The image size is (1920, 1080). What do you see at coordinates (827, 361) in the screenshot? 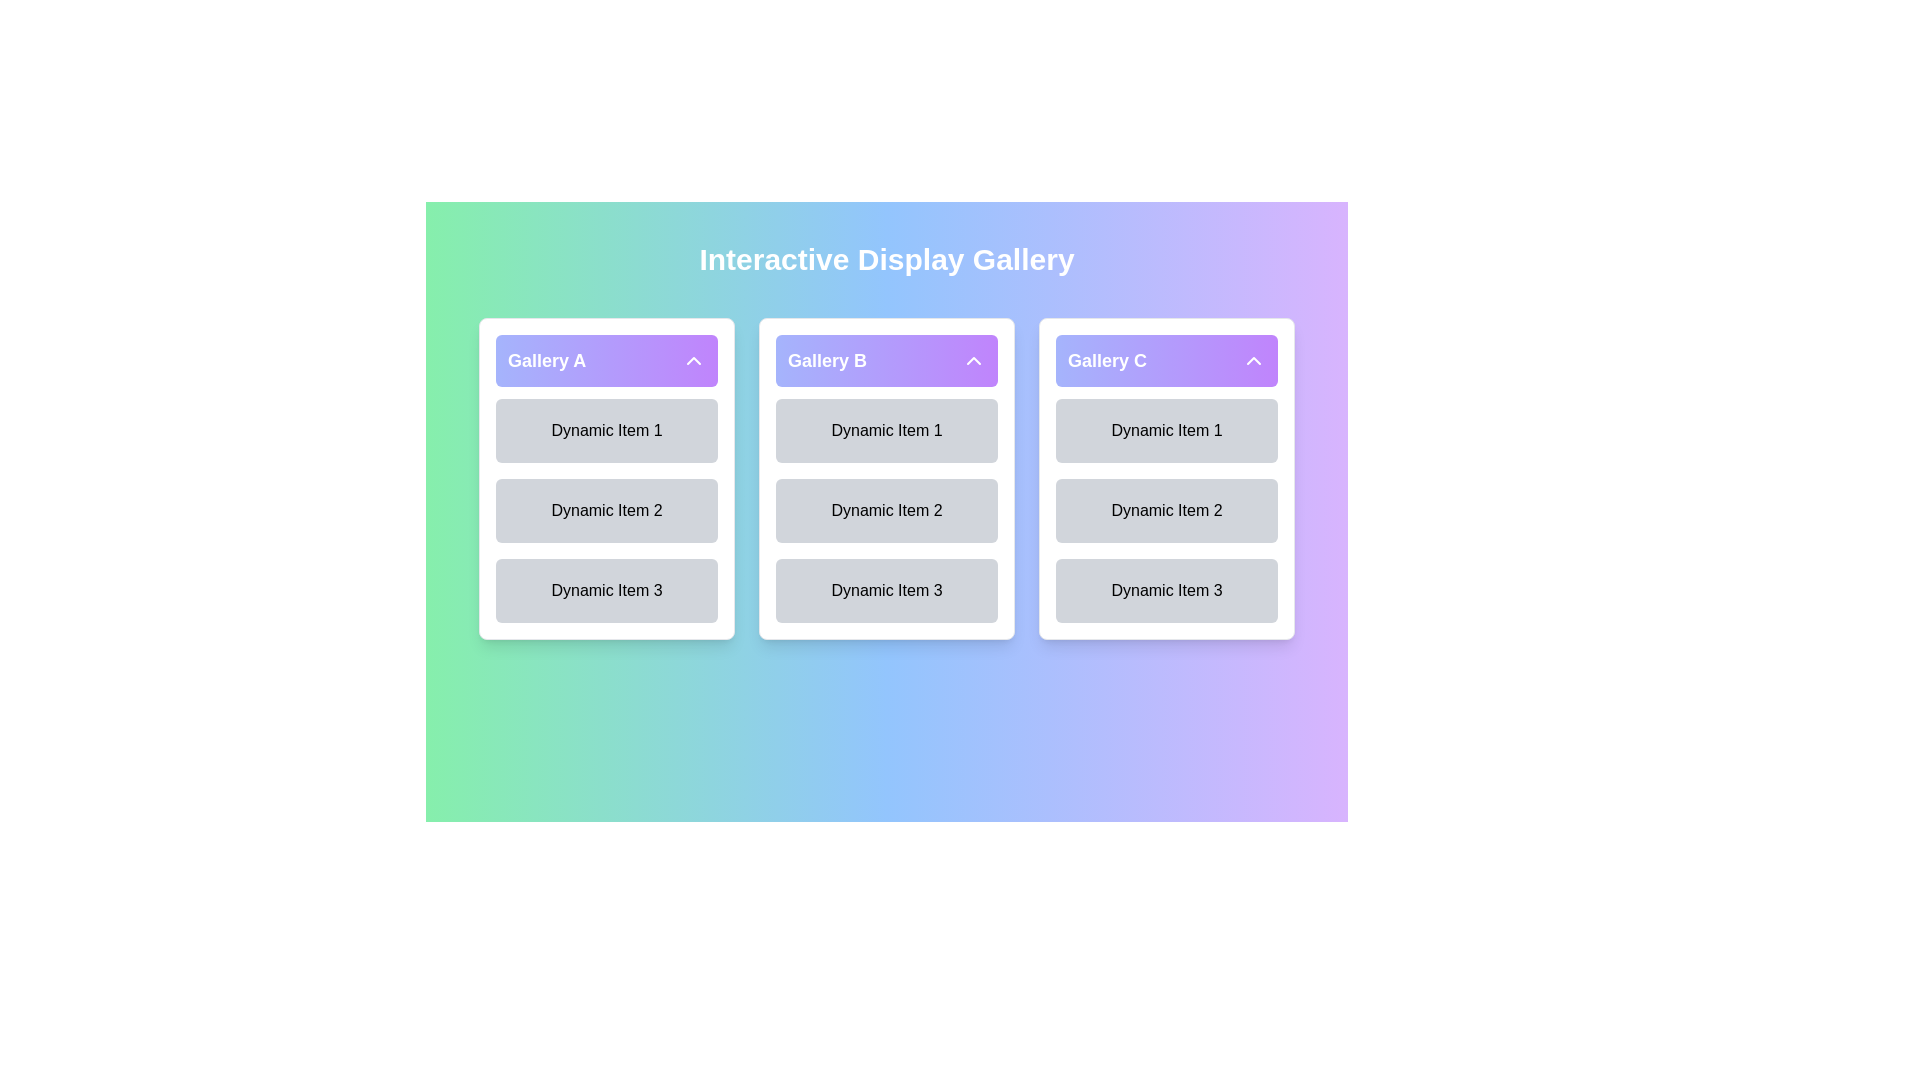
I see `the 'Gallery B' title in the middle gallery section, which is located in the central column of a three-column layout` at bounding box center [827, 361].